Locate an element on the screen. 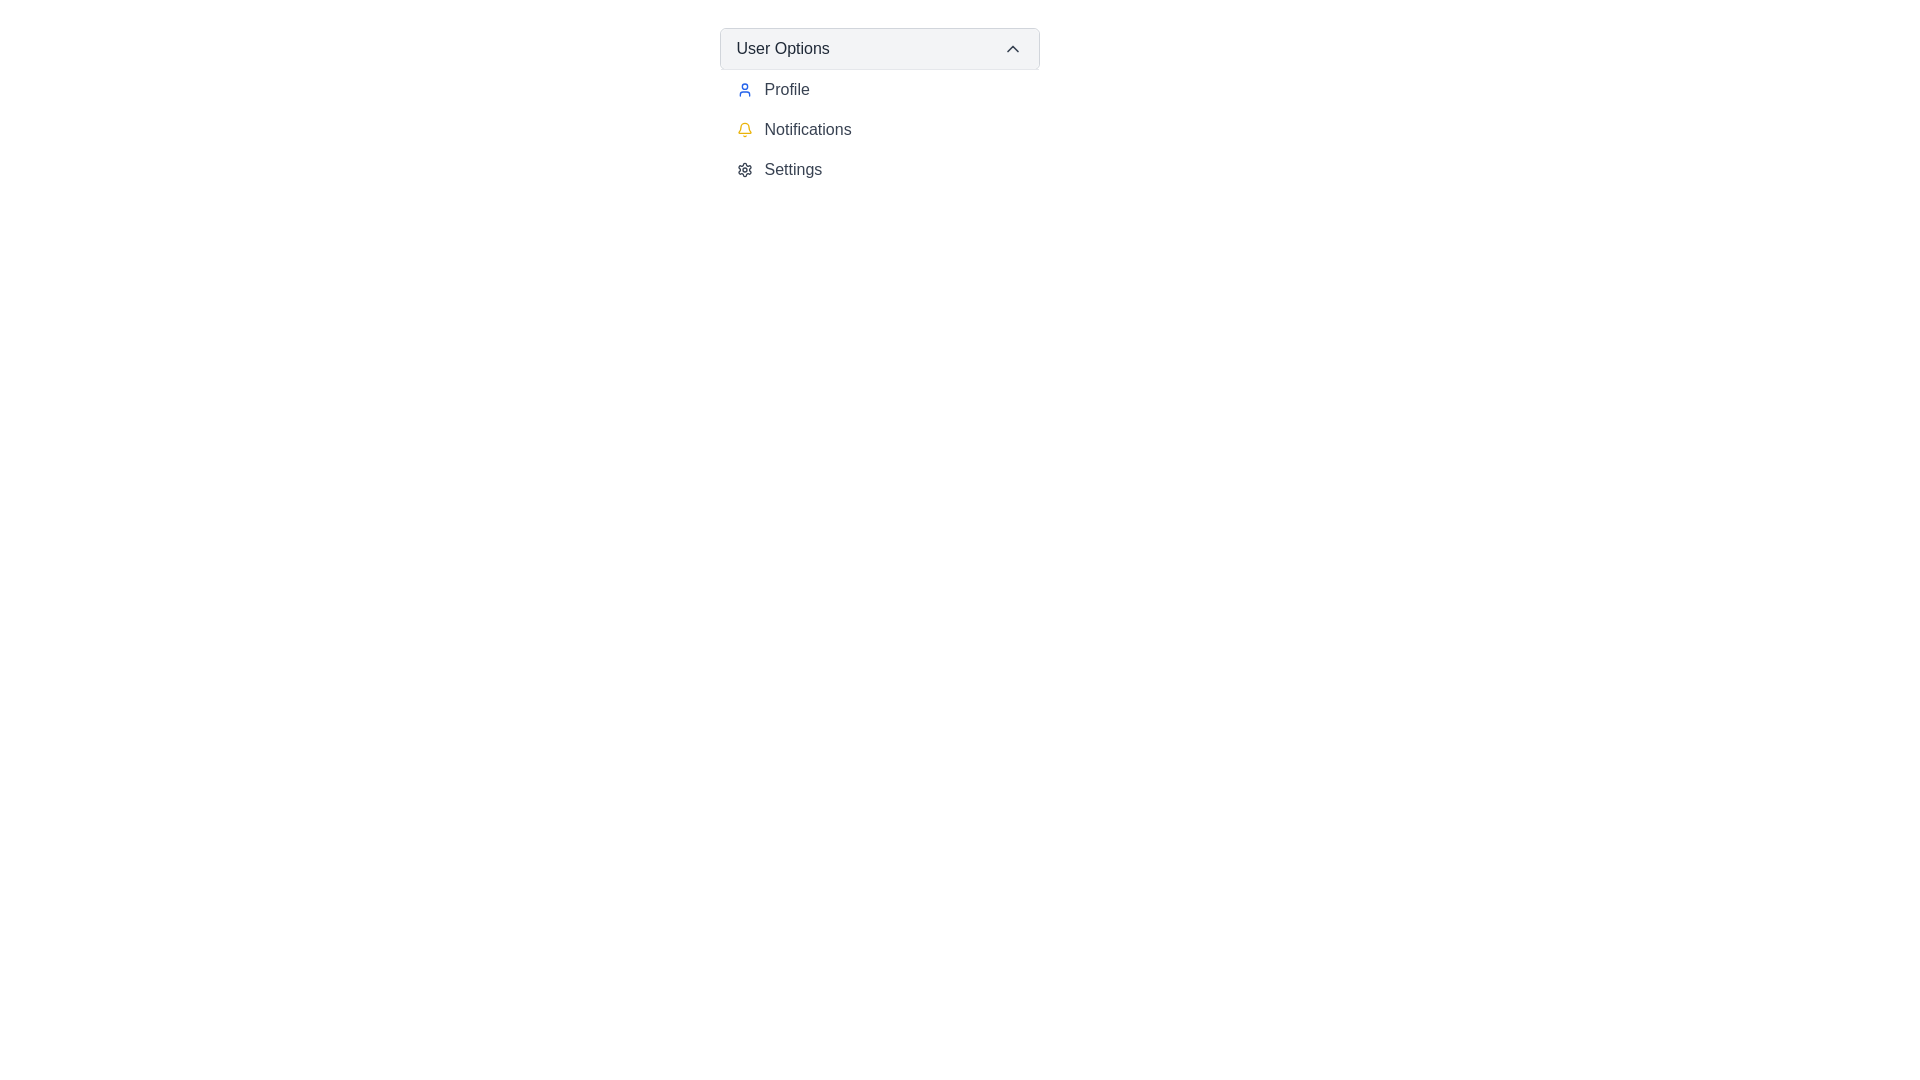  the 'Settings' text label located in the dropdown menu under 'User Options', which is the last item below 'Notifications' for interaction is located at coordinates (792, 168).